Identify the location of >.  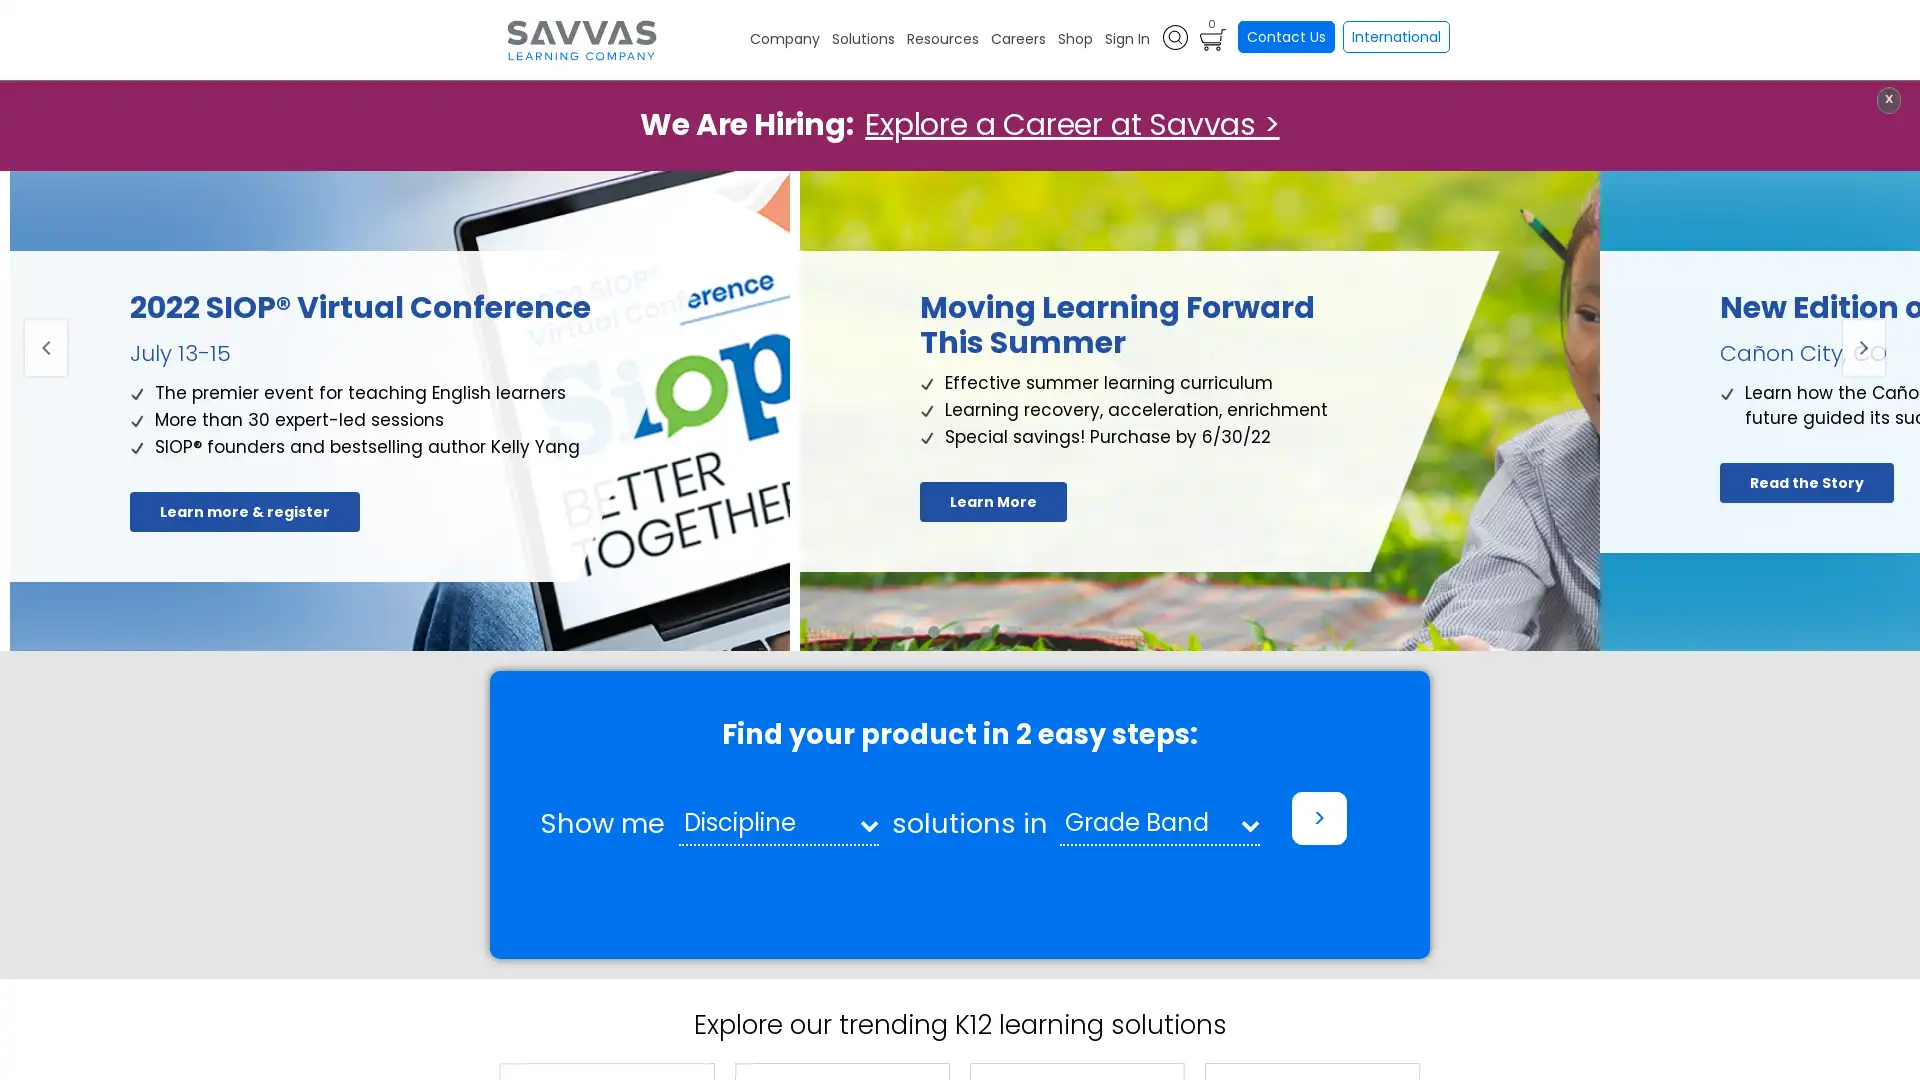
(1319, 818).